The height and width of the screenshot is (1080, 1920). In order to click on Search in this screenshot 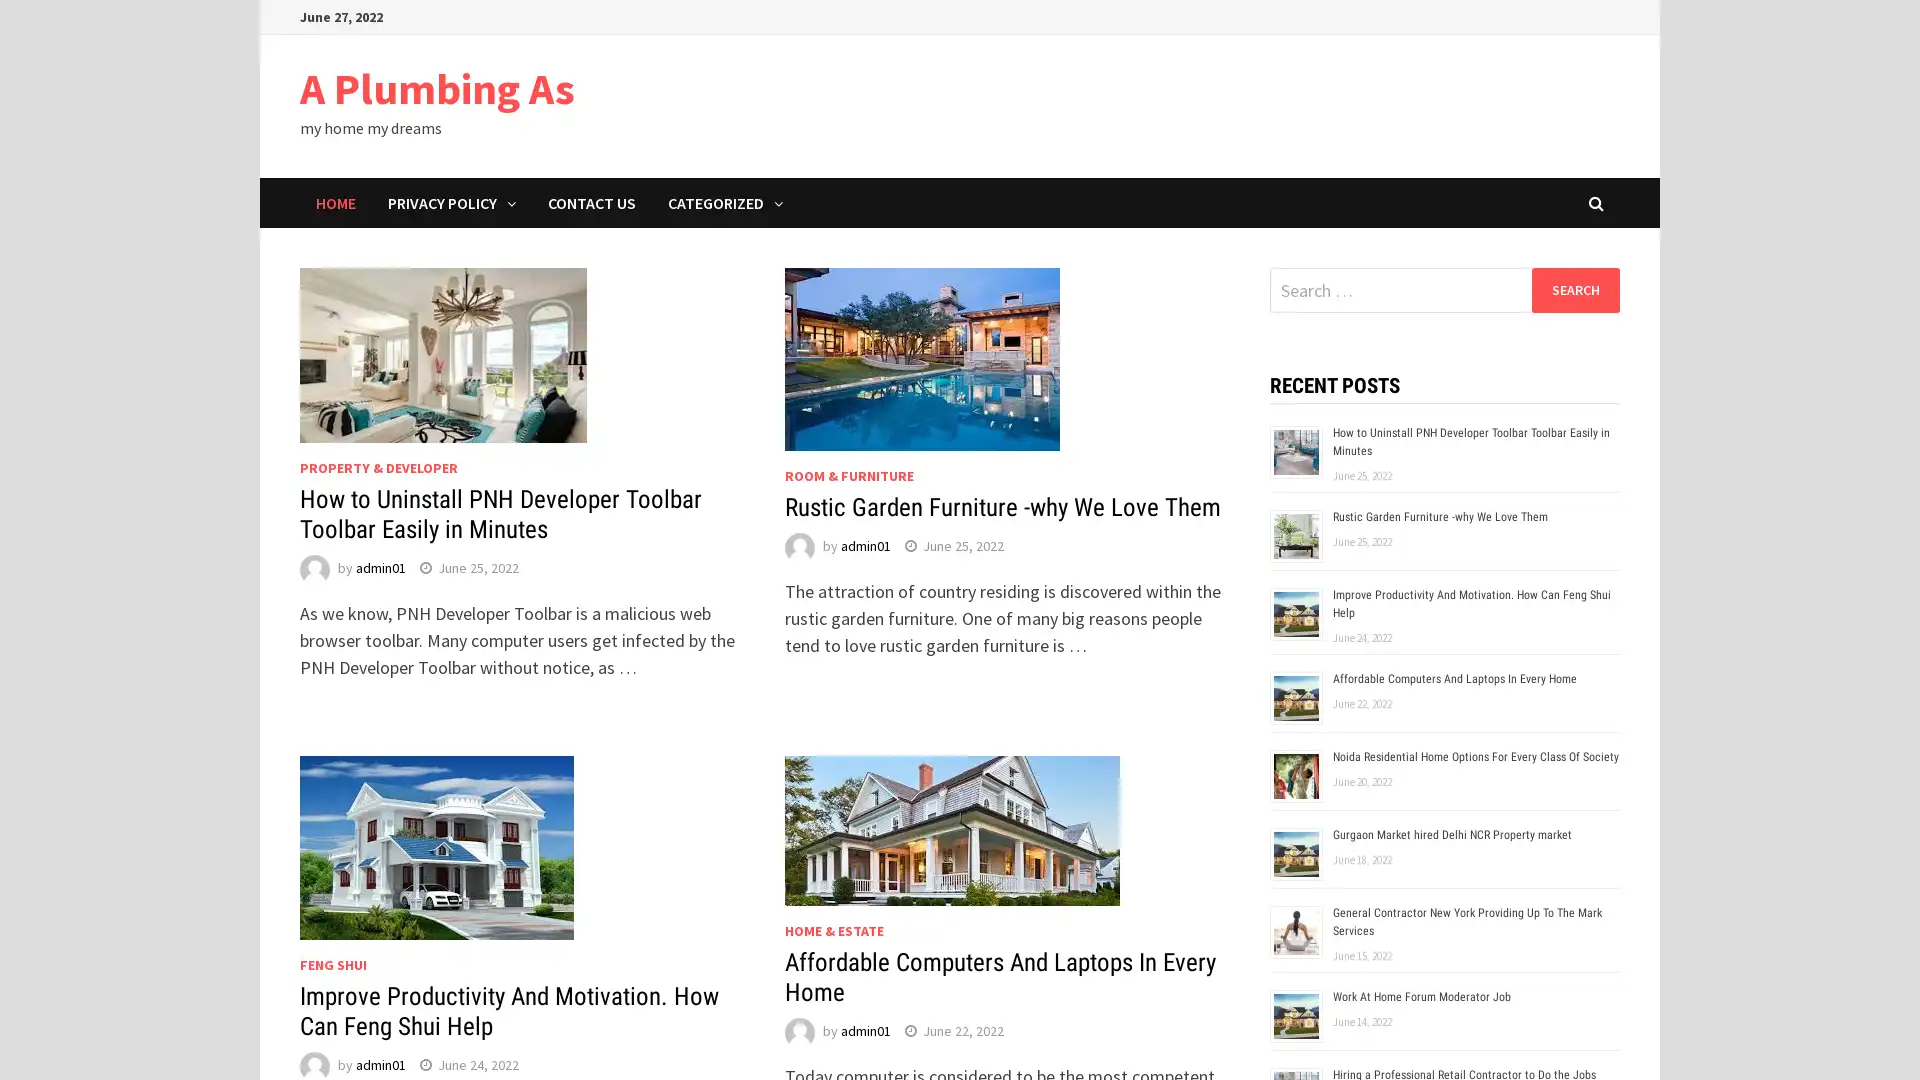, I will do `click(1574, 289)`.